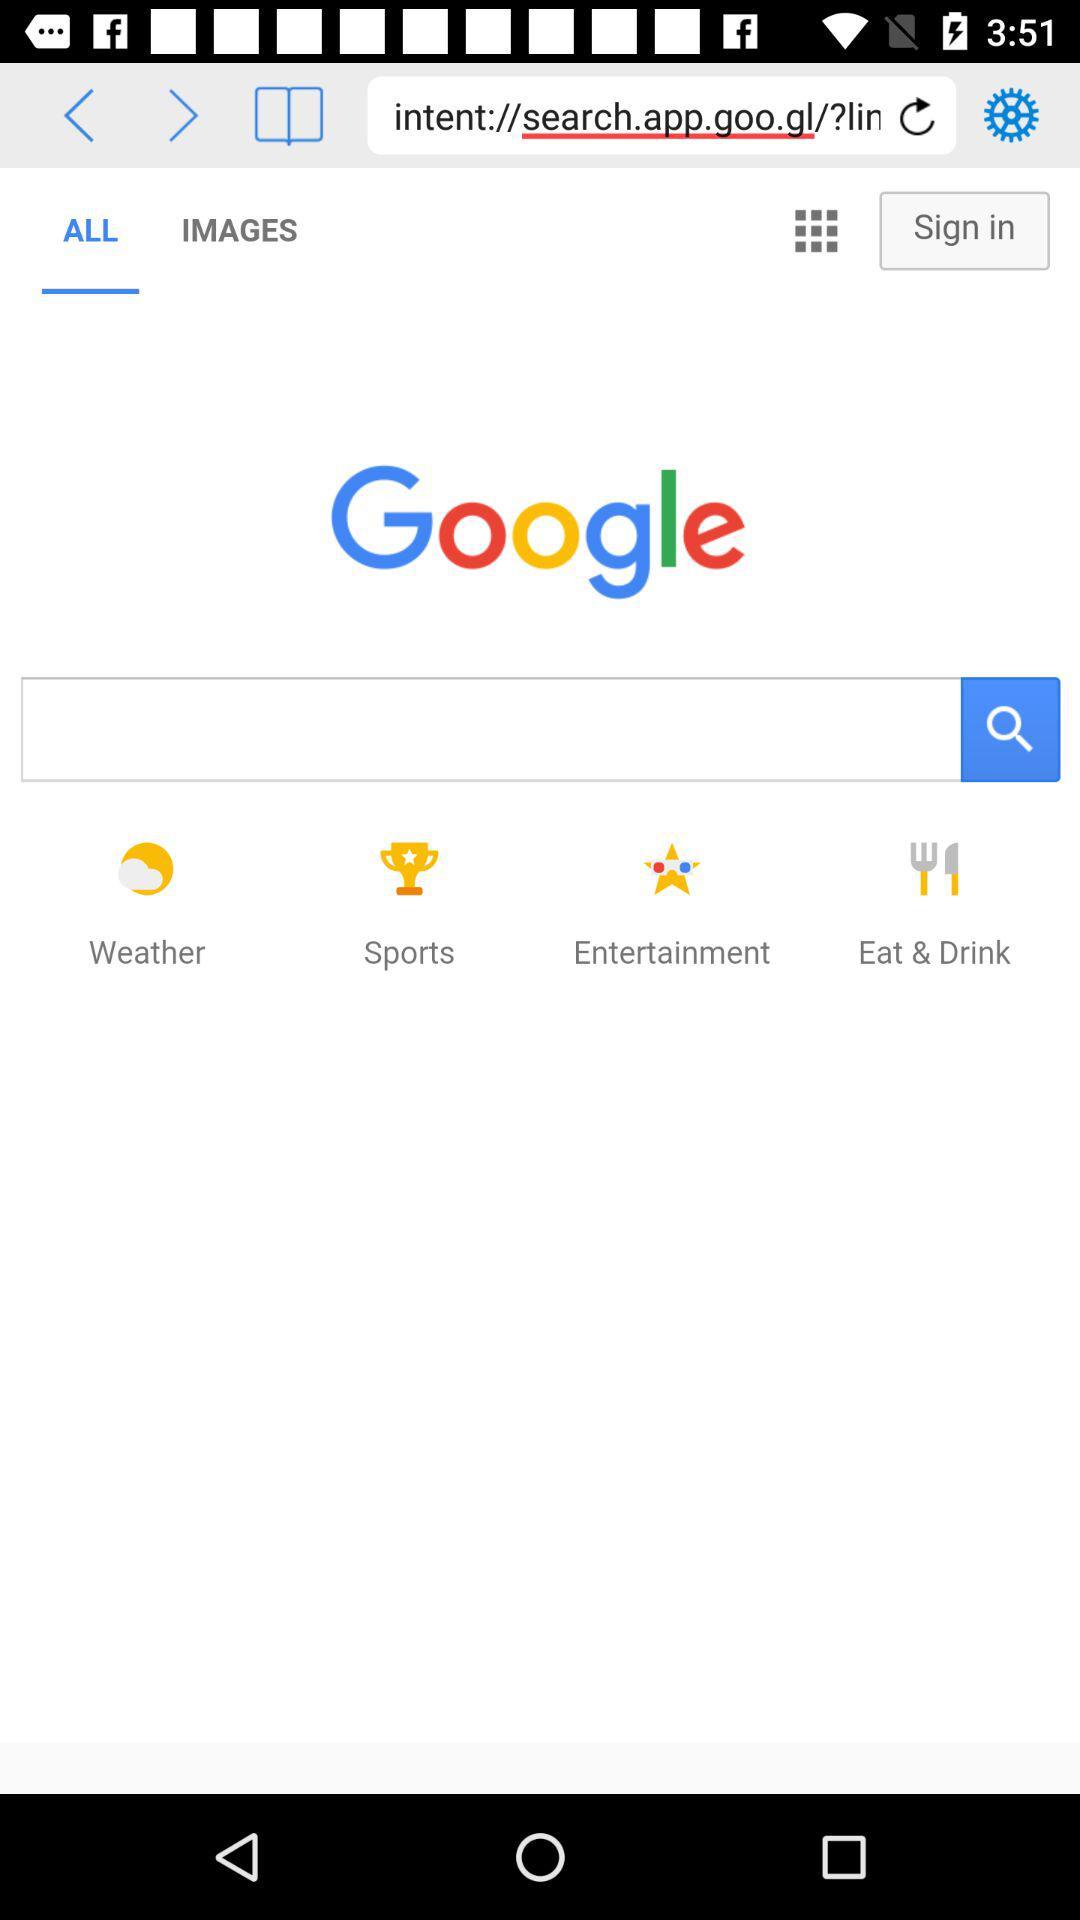 The width and height of the screenshot is (1080, 1920). What do you see at coordinates (183, 114) in the screenshot?
I see `the arrow_forward icon` at bounding box center [183, 114].